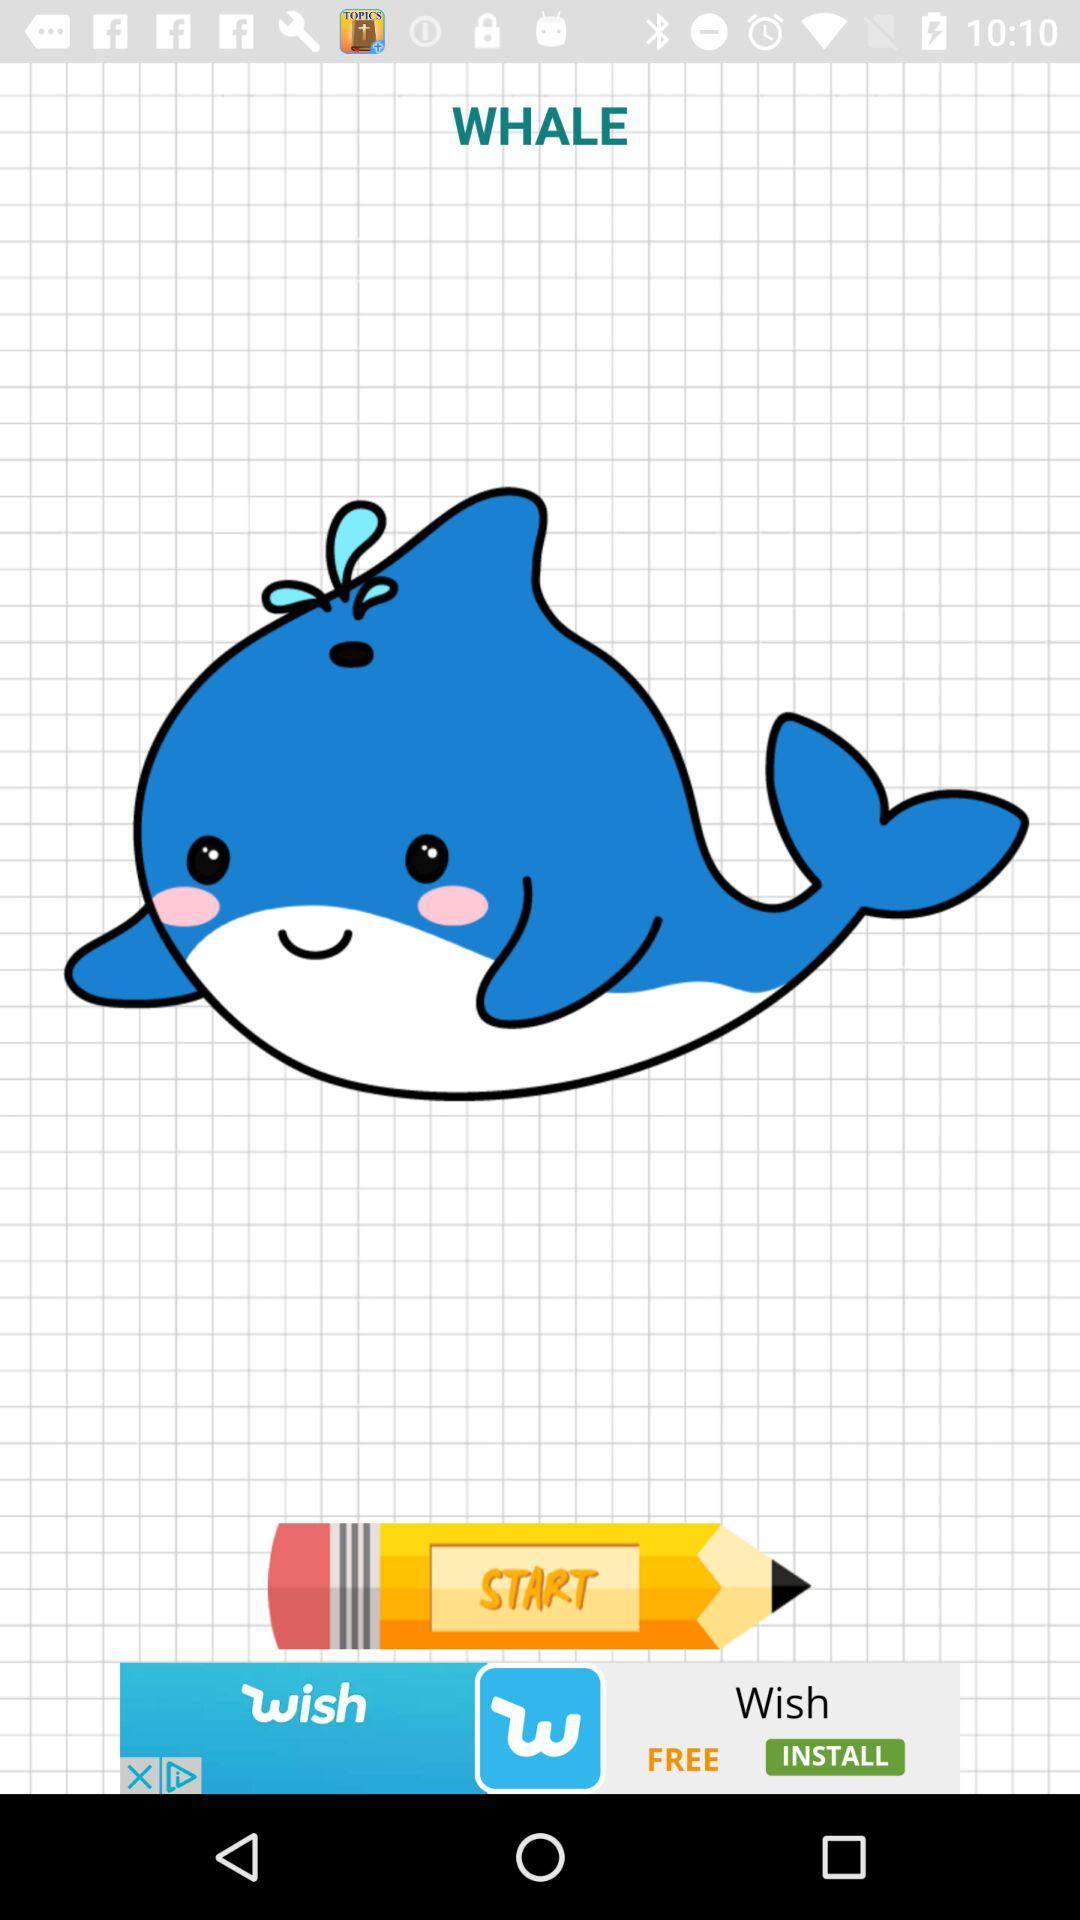  What do you see at coordinates (538, 1585) in the screenshot?
I see `start` at bounding box center [538, 1585].